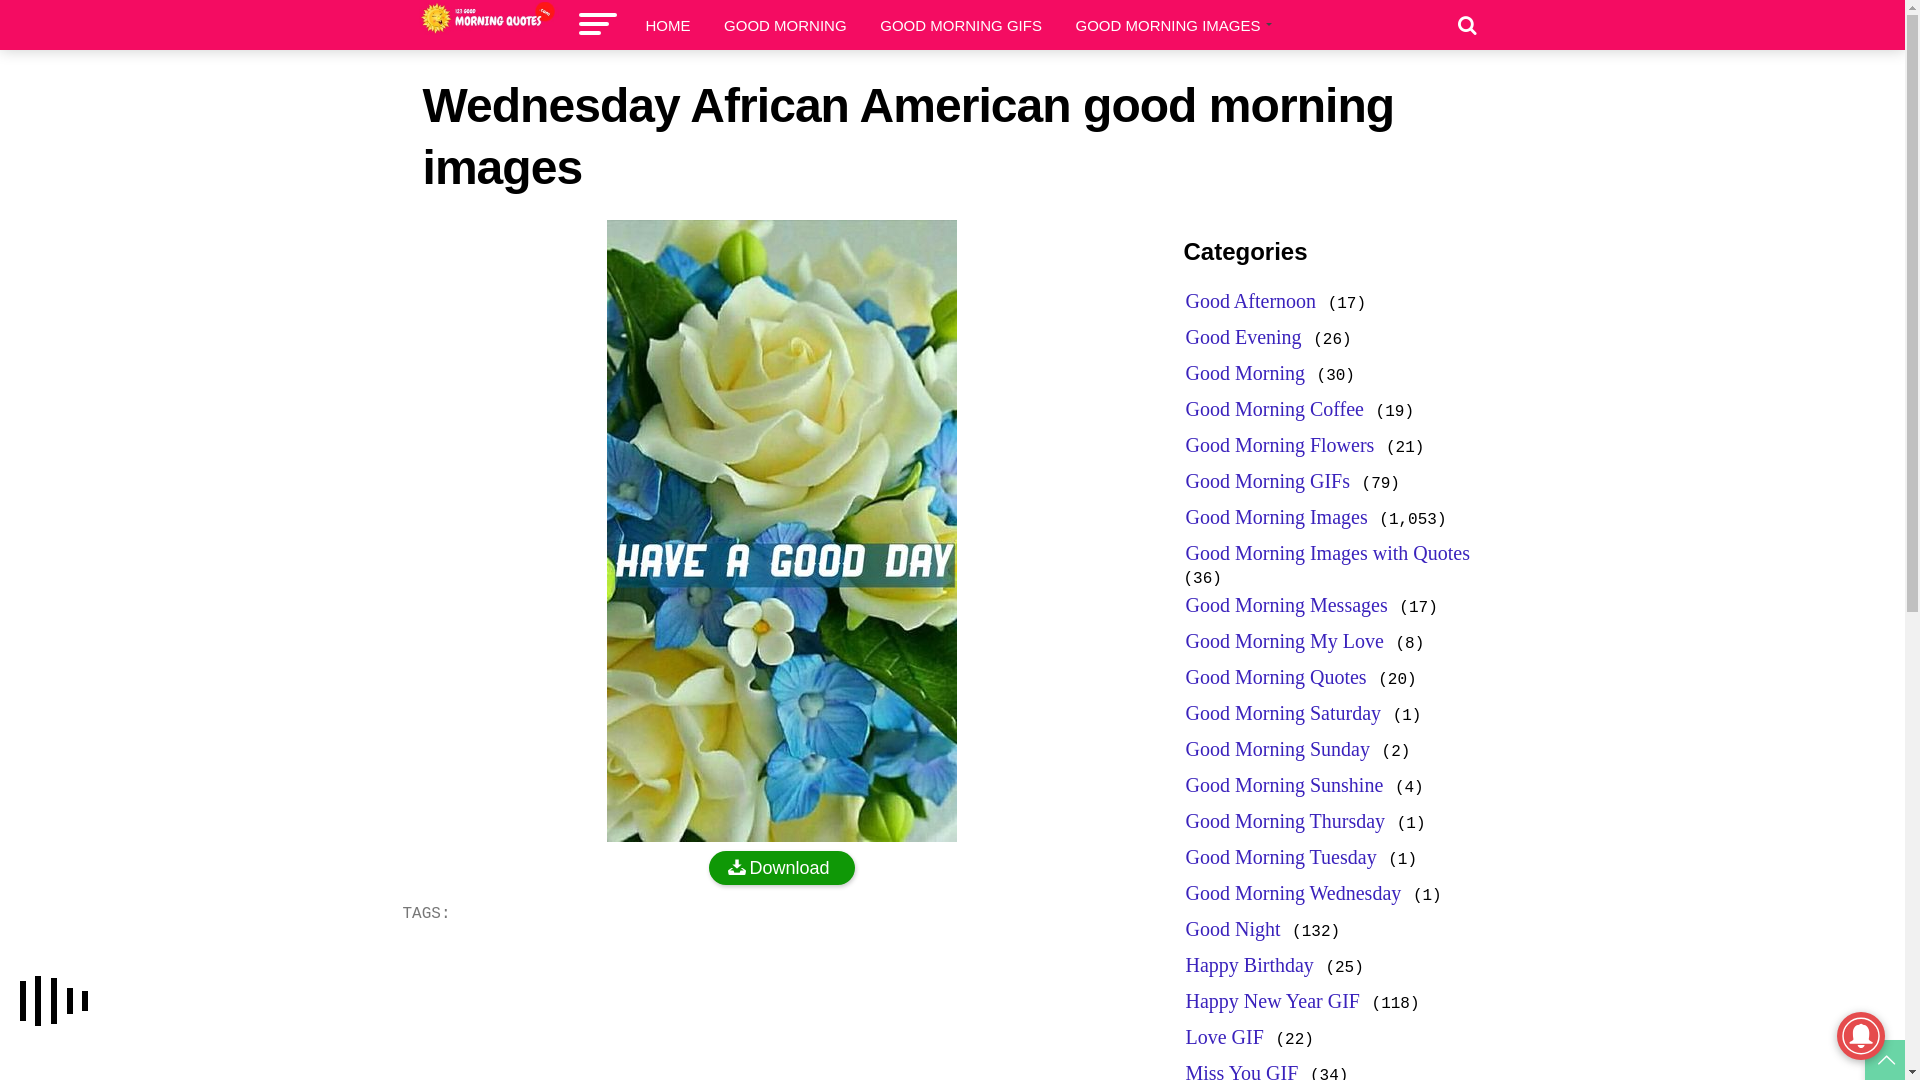  Describe the element at coordinates (1328, 552) in the screenshot. I see `'Good Morning Images with Quotes'` at that location.